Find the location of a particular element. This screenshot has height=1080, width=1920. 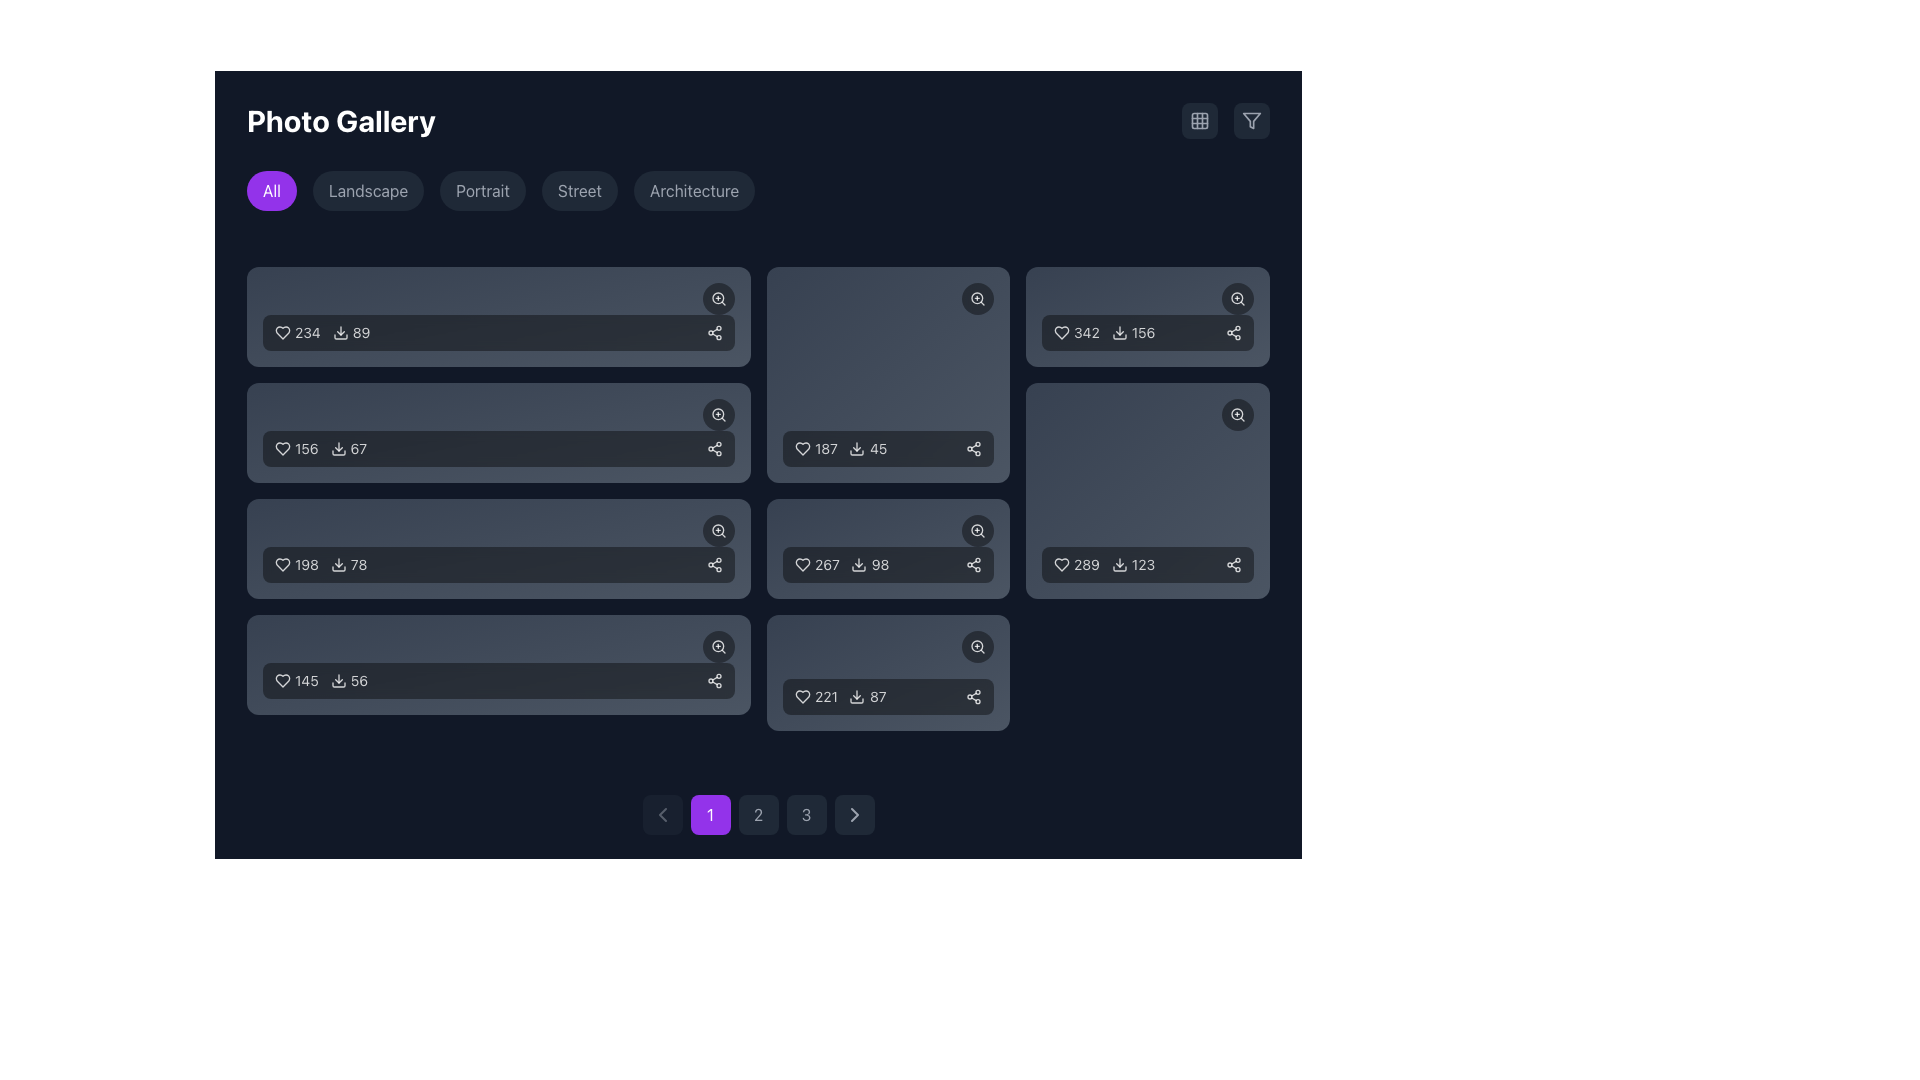

the circular button with bold white text stating '1' on a purple background is located at coordinates (710, 814).